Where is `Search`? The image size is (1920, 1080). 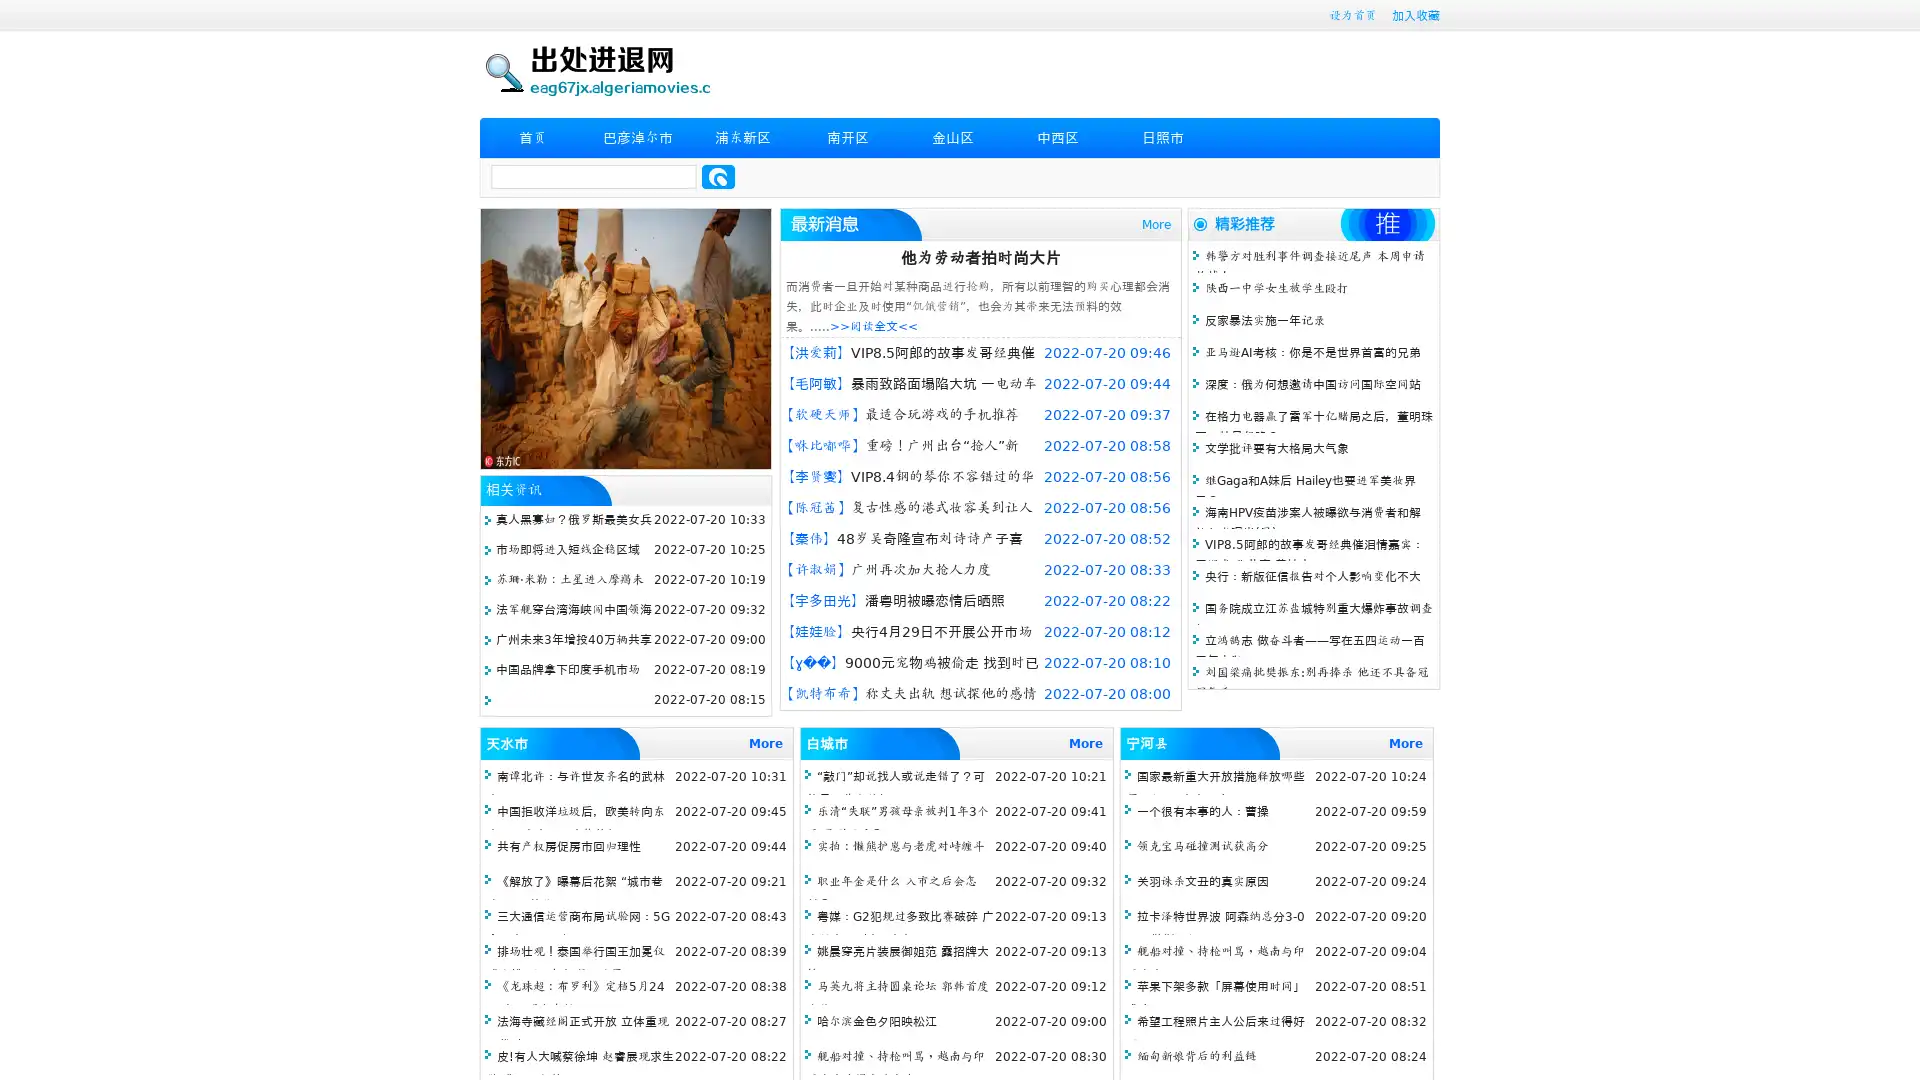
Search is located at coordinates (718, 176).